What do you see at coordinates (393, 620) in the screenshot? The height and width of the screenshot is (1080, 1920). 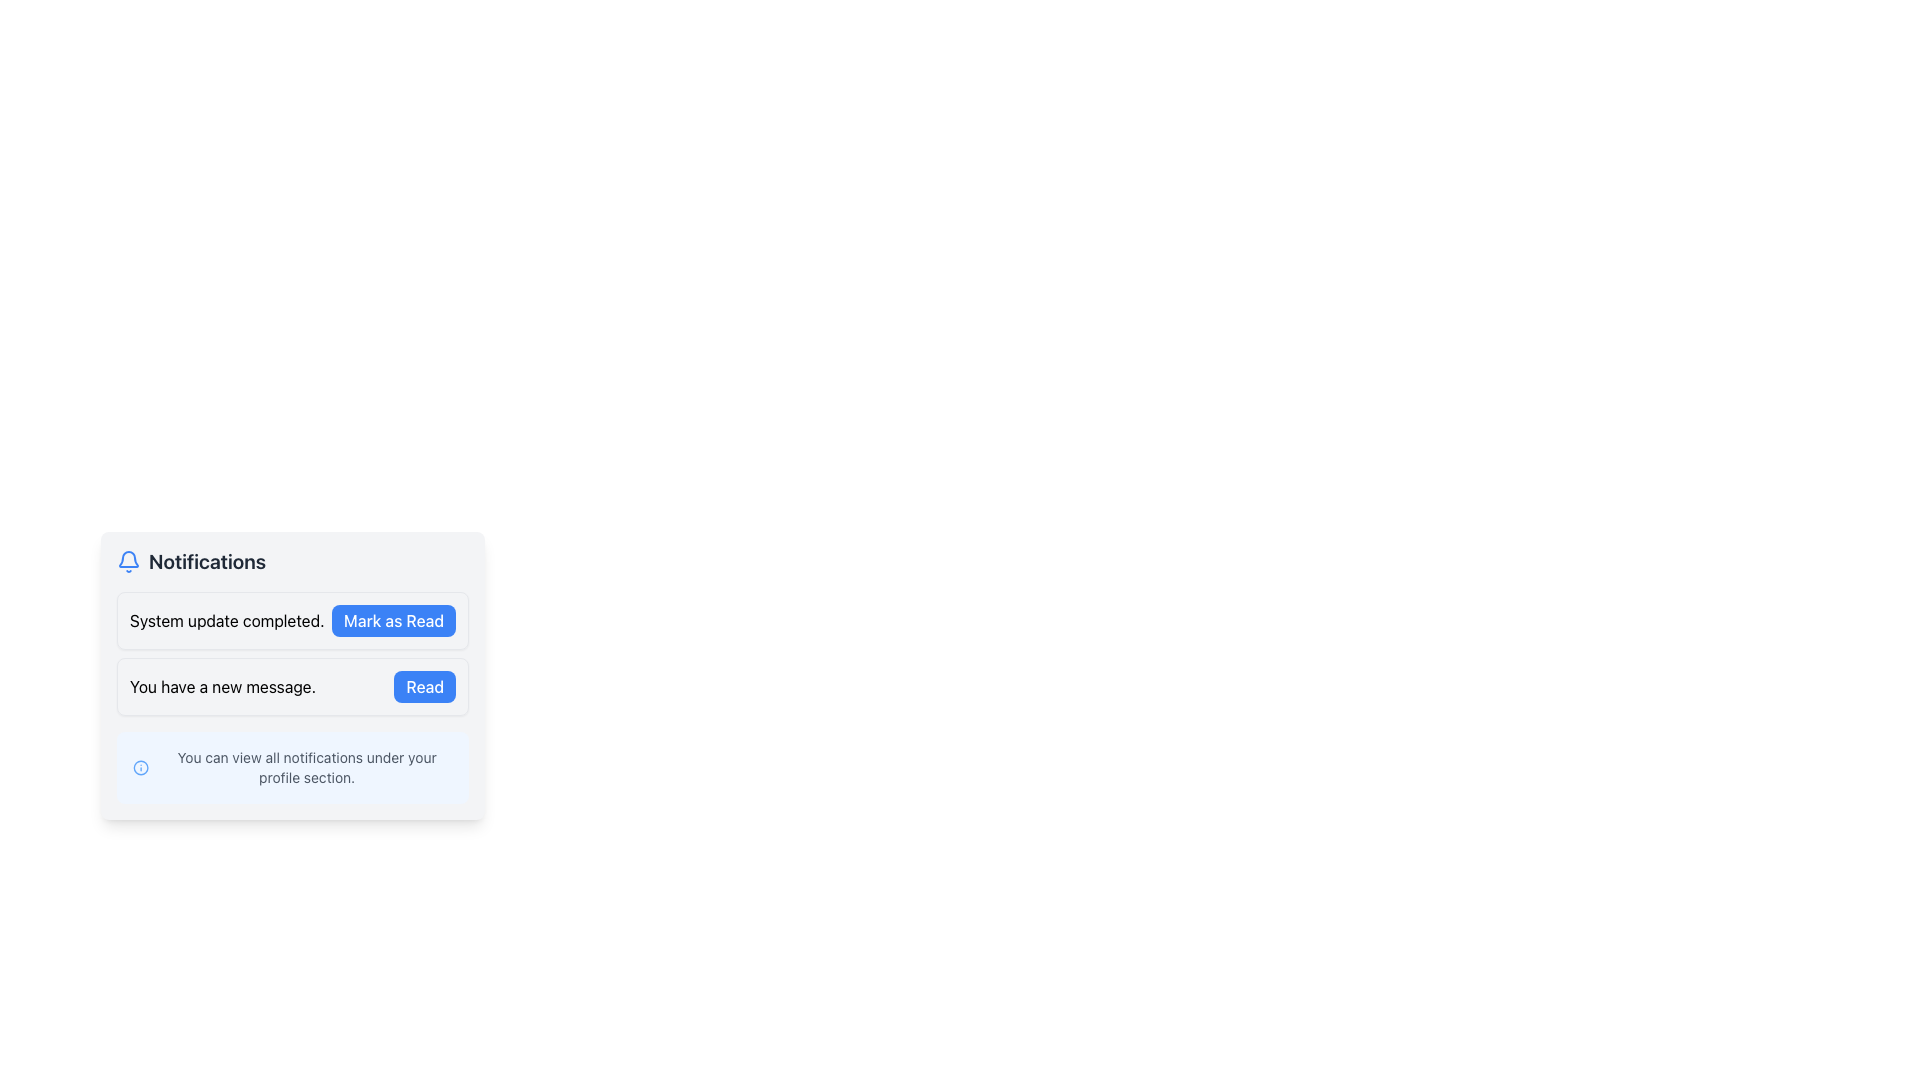 I see `the button to mark the notification as read` at bounding box center [393, 620].